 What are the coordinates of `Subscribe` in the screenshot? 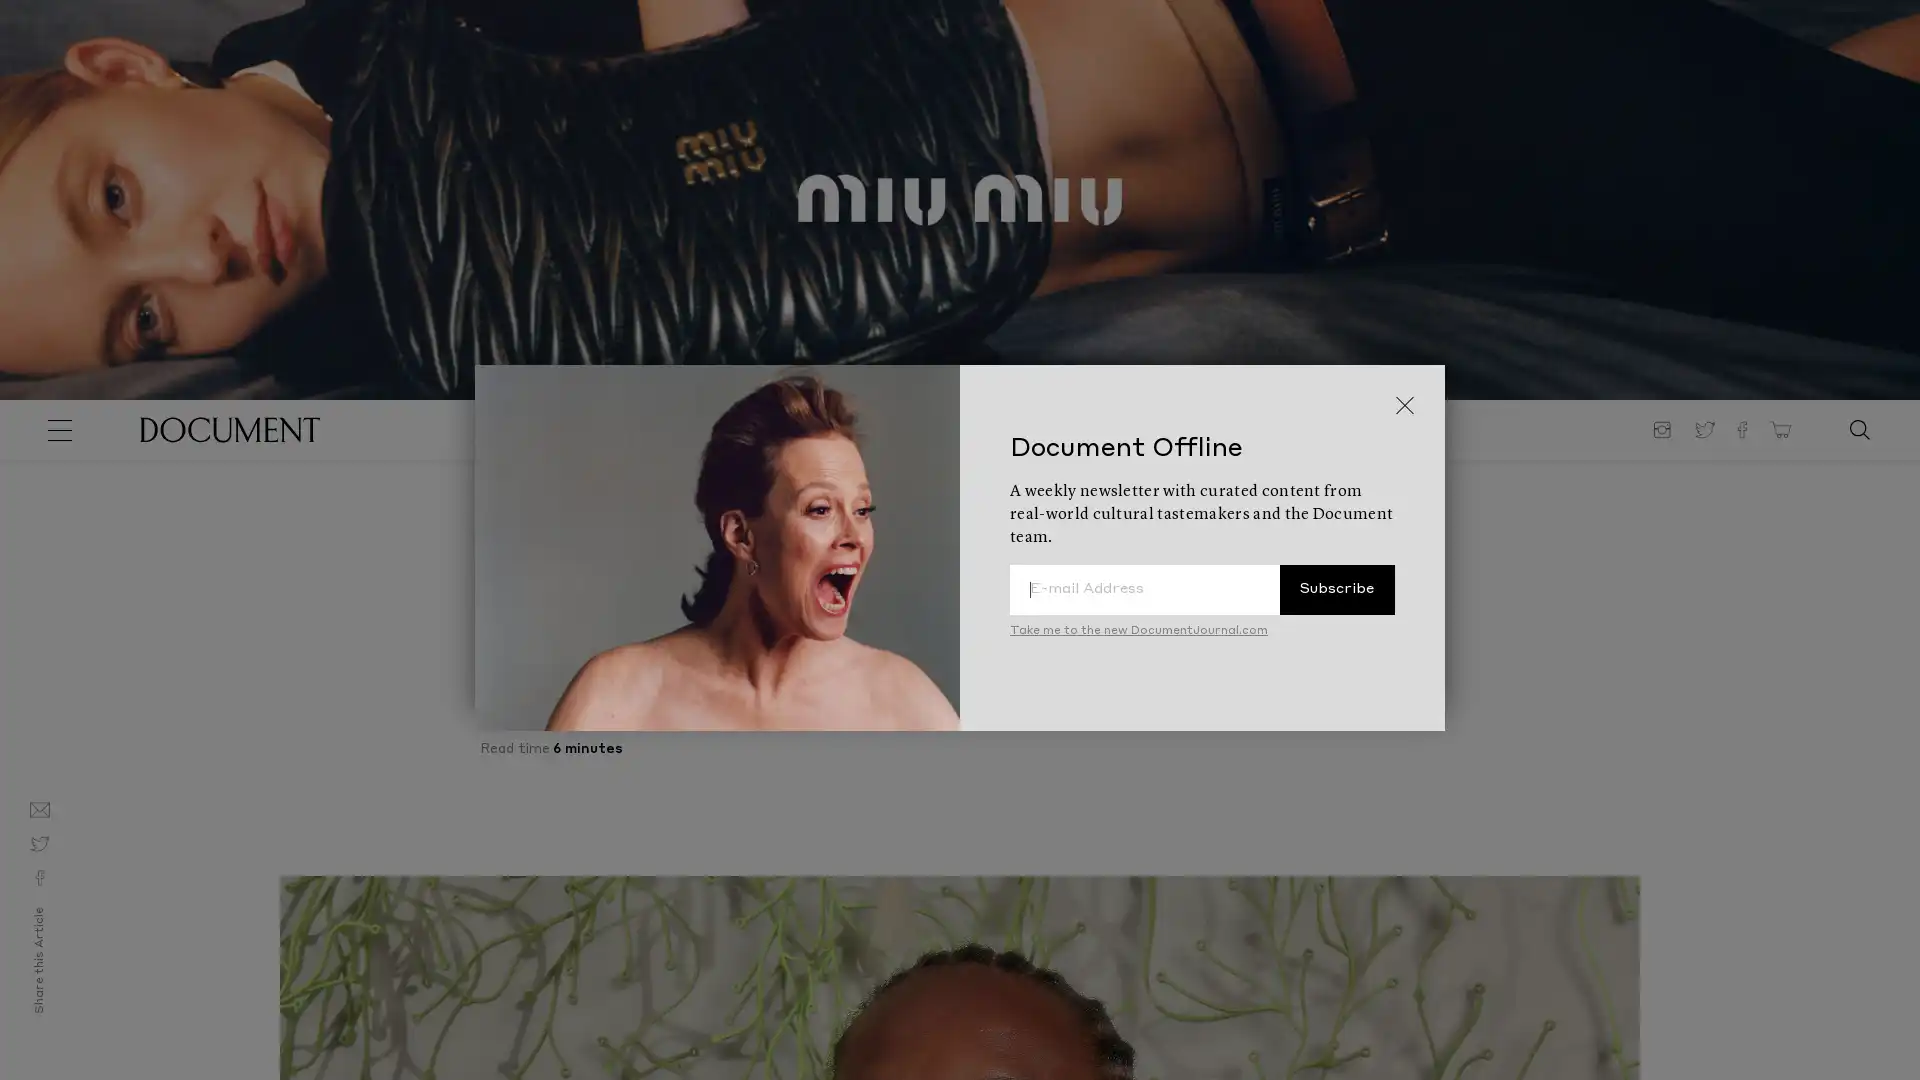 It's located at (1337, 588).